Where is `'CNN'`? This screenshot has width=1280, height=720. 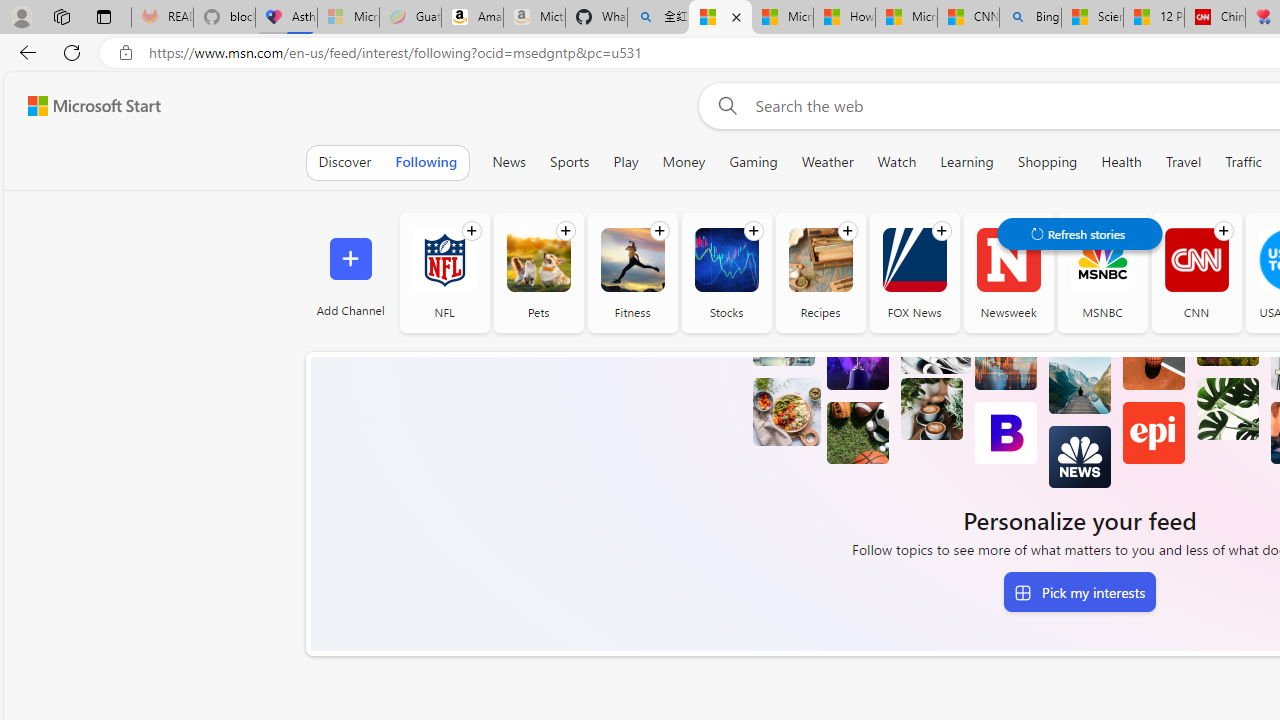 'CNN' is located at coordinates (1196, 259).